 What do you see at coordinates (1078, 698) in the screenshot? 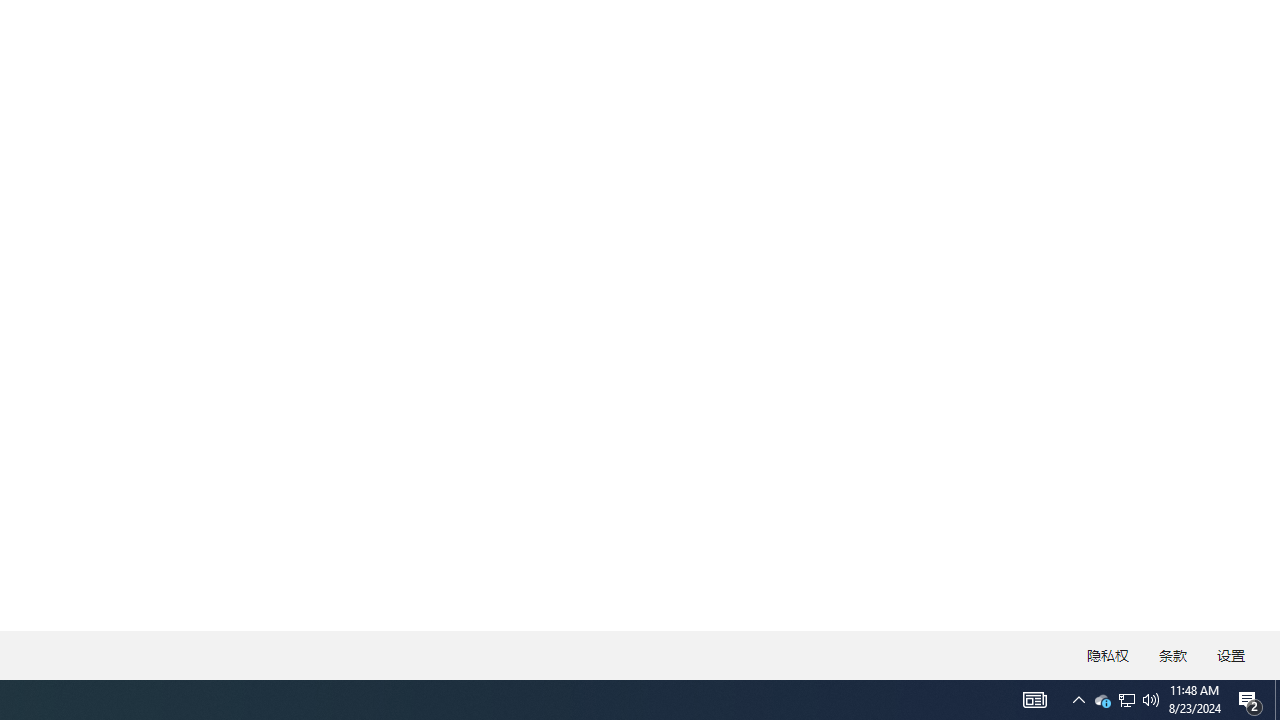
I see `'Notification Chevron'` at bounding box center [1078, 698].